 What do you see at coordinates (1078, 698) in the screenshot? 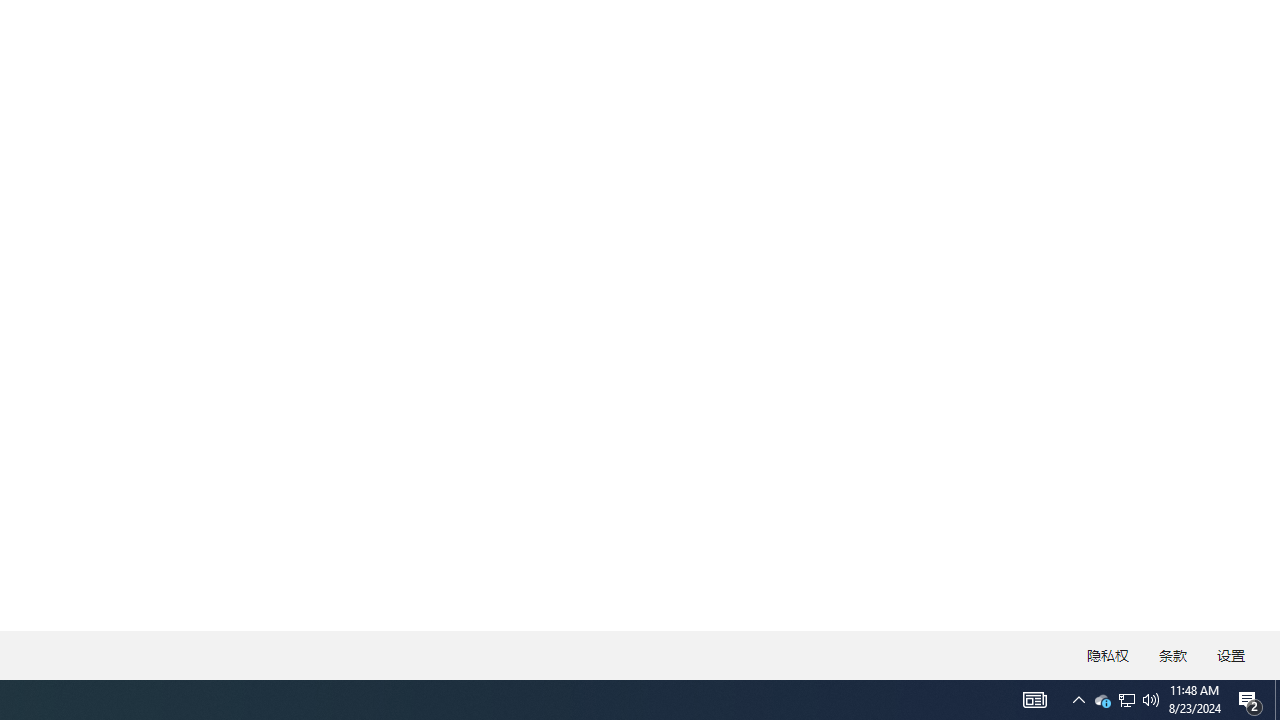
I see `'Notification Chevron'` at bounding box center [1078, 698].